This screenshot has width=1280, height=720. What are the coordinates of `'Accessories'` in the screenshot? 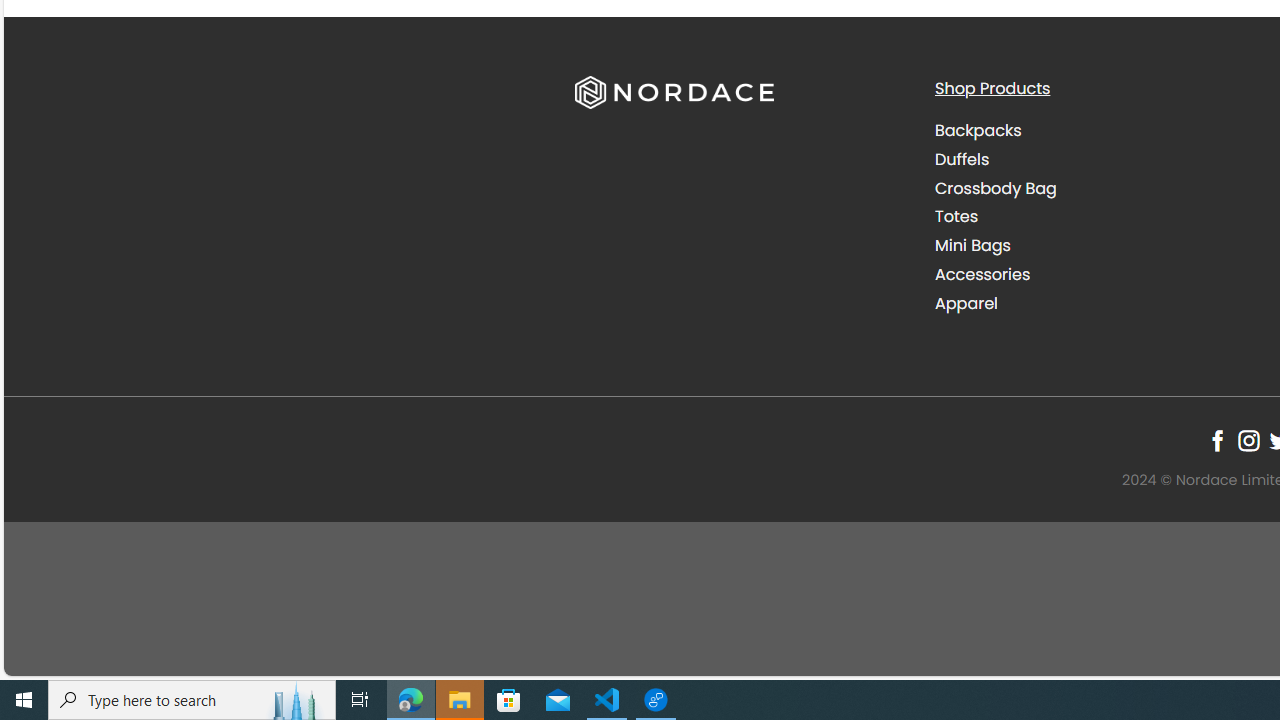 It's located at (1098, 274).